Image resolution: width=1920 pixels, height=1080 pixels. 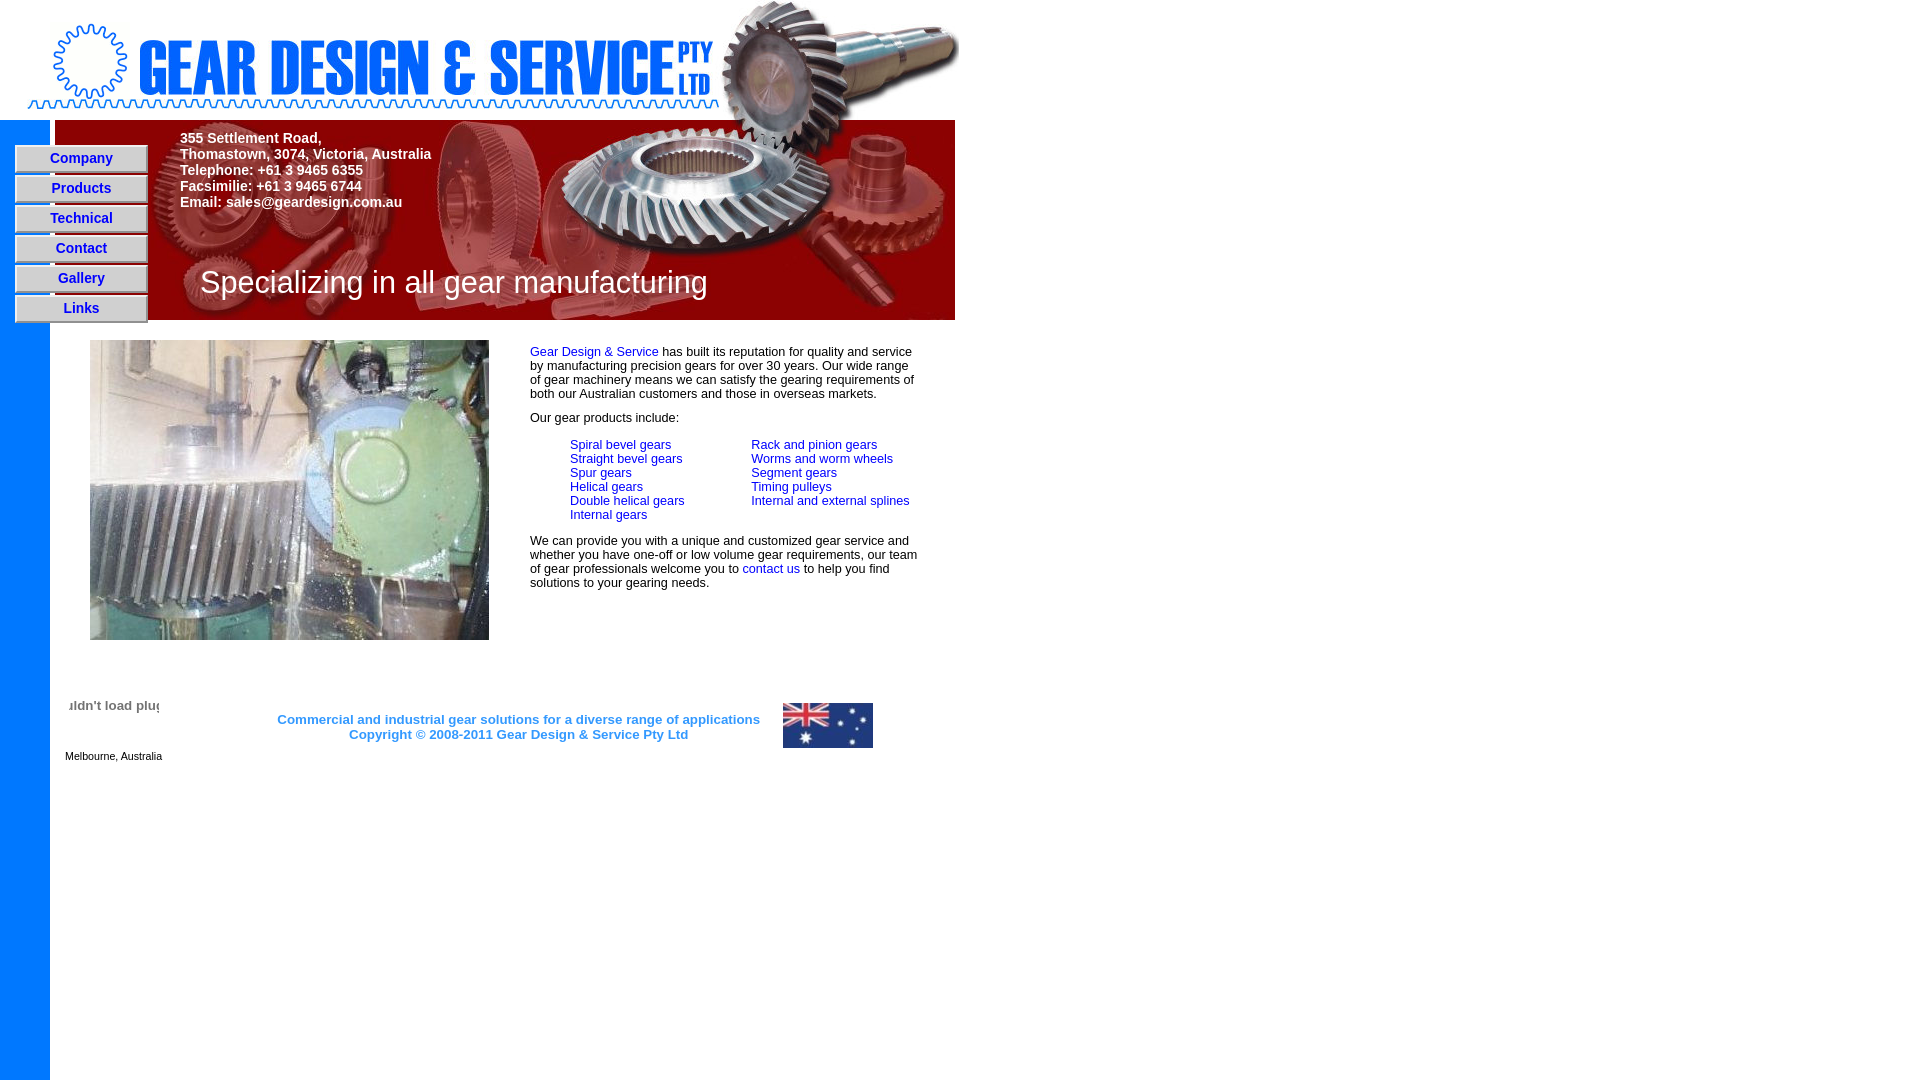 What do you see at coordinates (626, 500) in the screenshot?
I see `'Double helical gears'` at bounding box center [626, 500].